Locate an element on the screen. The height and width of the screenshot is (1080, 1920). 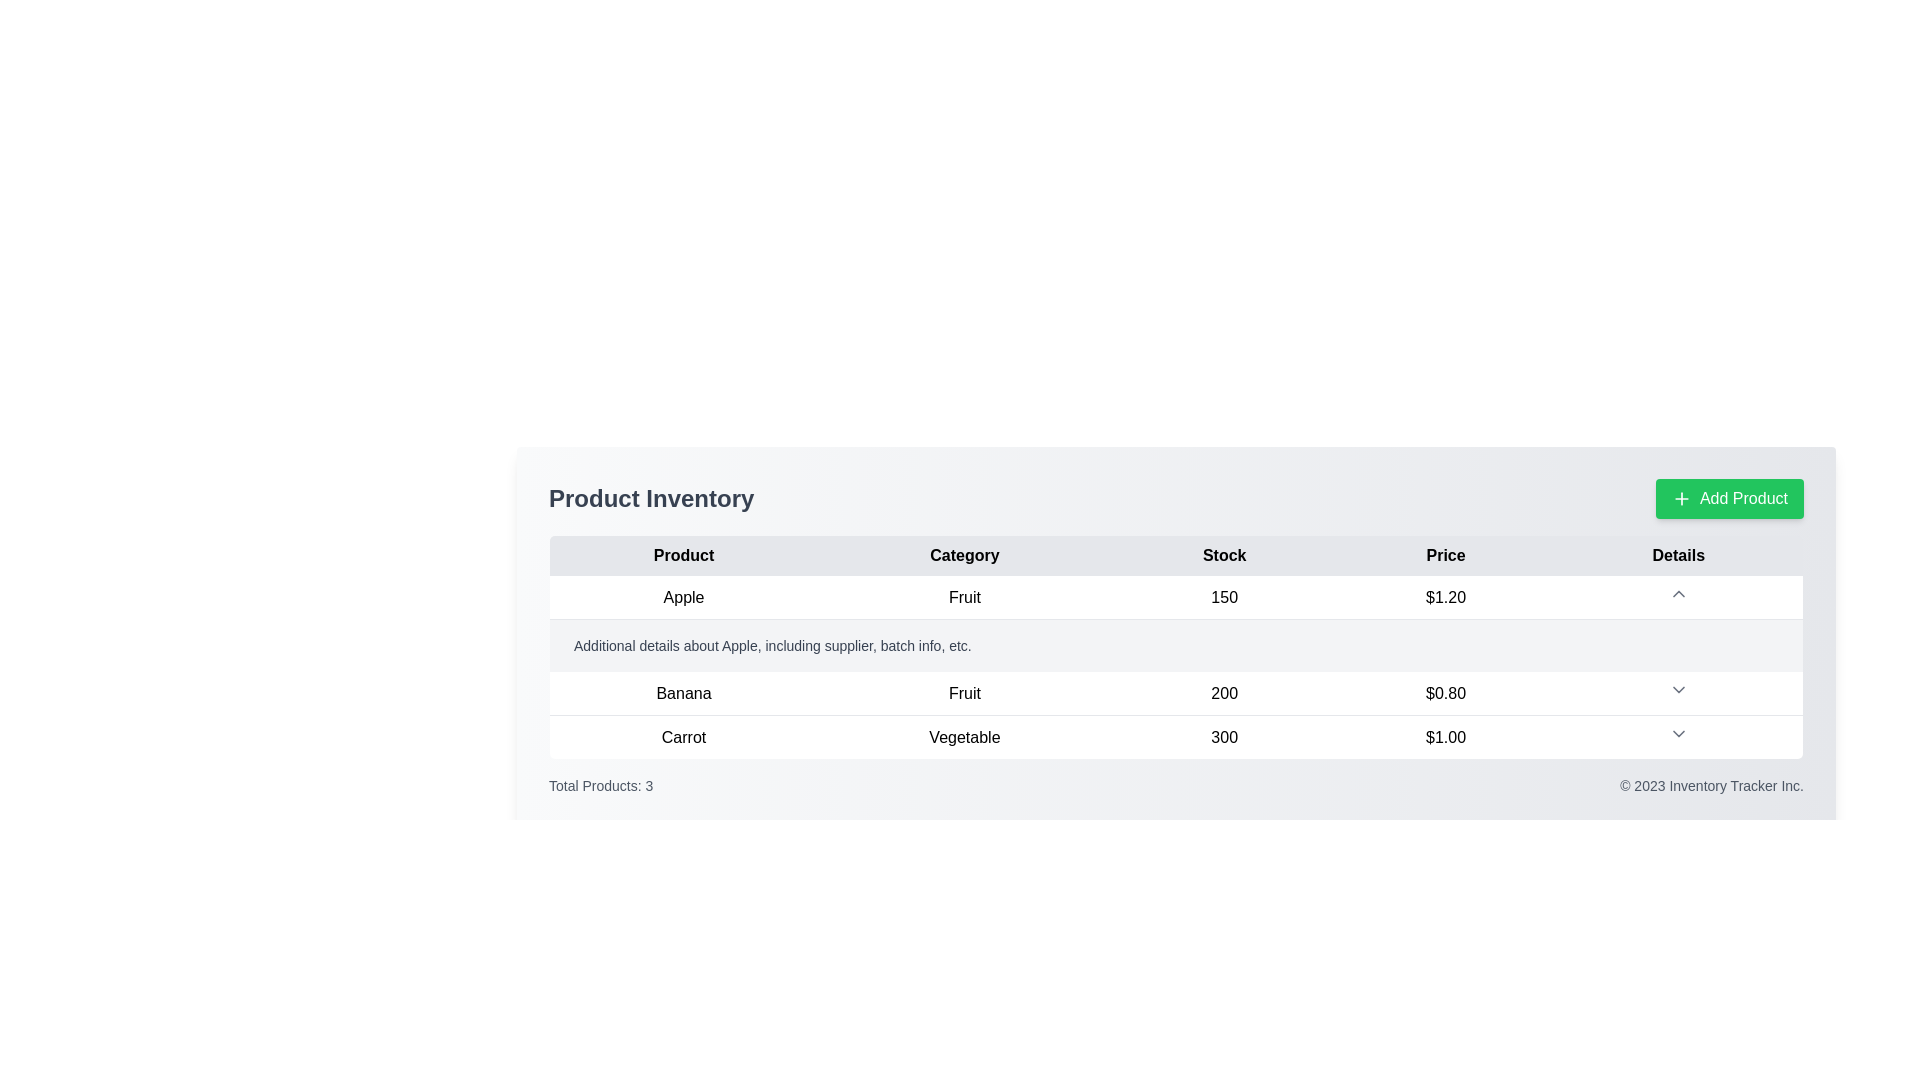
text from the Table Header Label indicating the price information of items, located at the fourth position in the header row of the table is located at coordinates (1446, 555).